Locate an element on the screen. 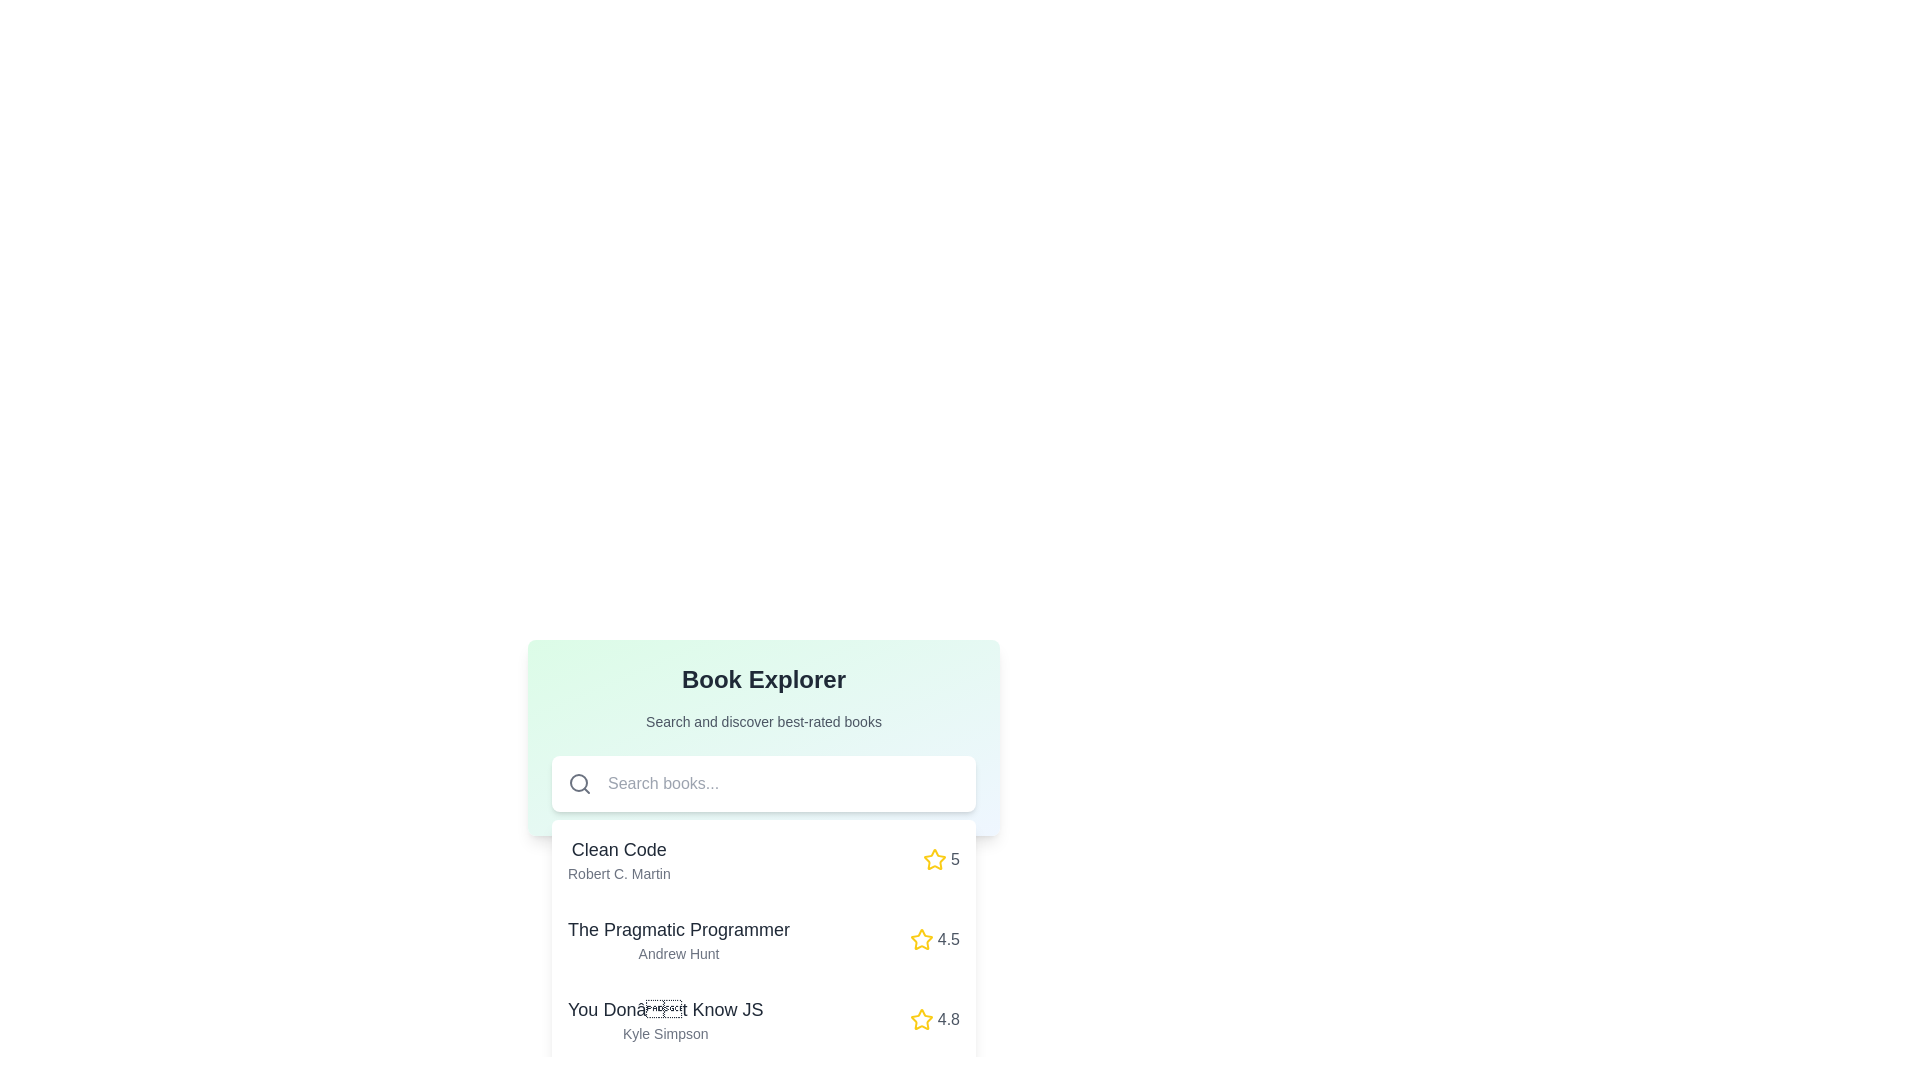  the rating score label displaying '4.5', which is styled in gray and located next to the yellow star icon in the book listing for 'The Pragmatic Programmer' is located at coordinates (947, 940).